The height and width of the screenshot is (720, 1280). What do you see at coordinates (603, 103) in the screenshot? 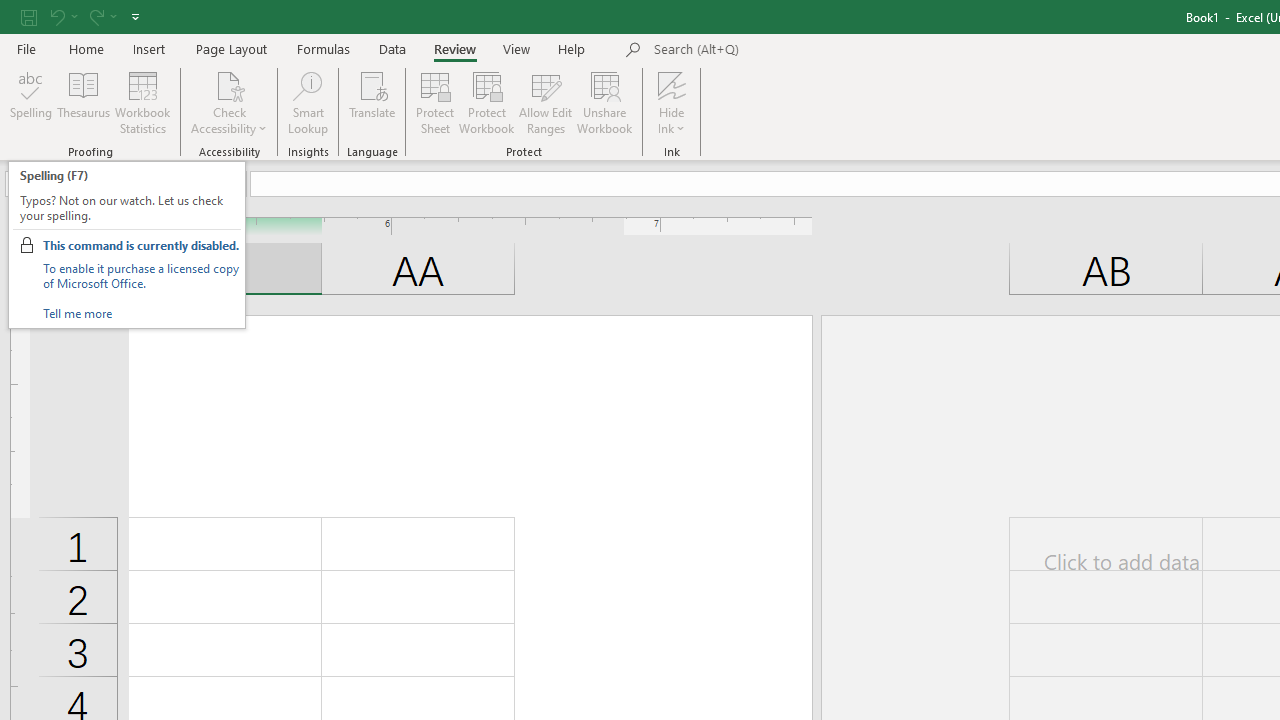
I see `'Unshare Workbook'` at bounding box center [603, 103].